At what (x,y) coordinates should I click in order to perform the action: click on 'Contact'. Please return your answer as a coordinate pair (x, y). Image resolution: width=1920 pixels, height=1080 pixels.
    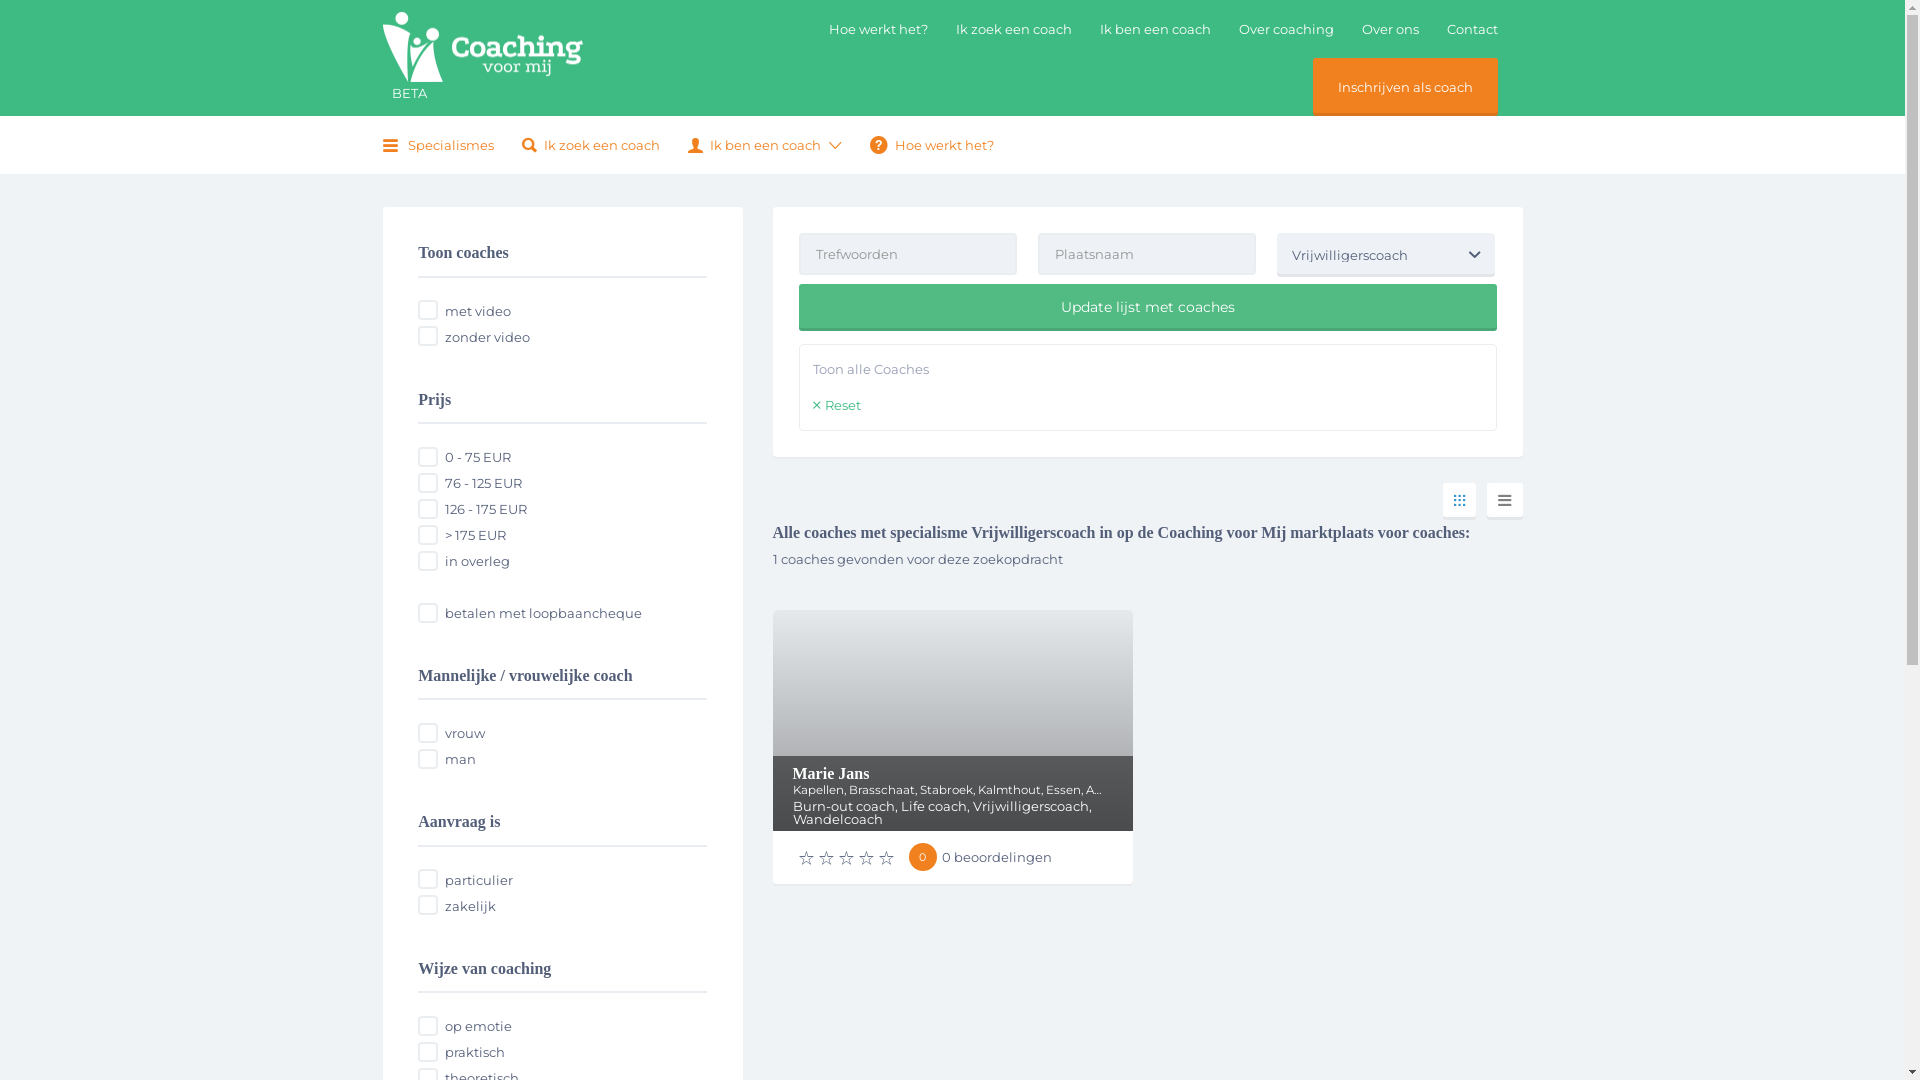
    Looking at the image, I should click on (1471, 29).